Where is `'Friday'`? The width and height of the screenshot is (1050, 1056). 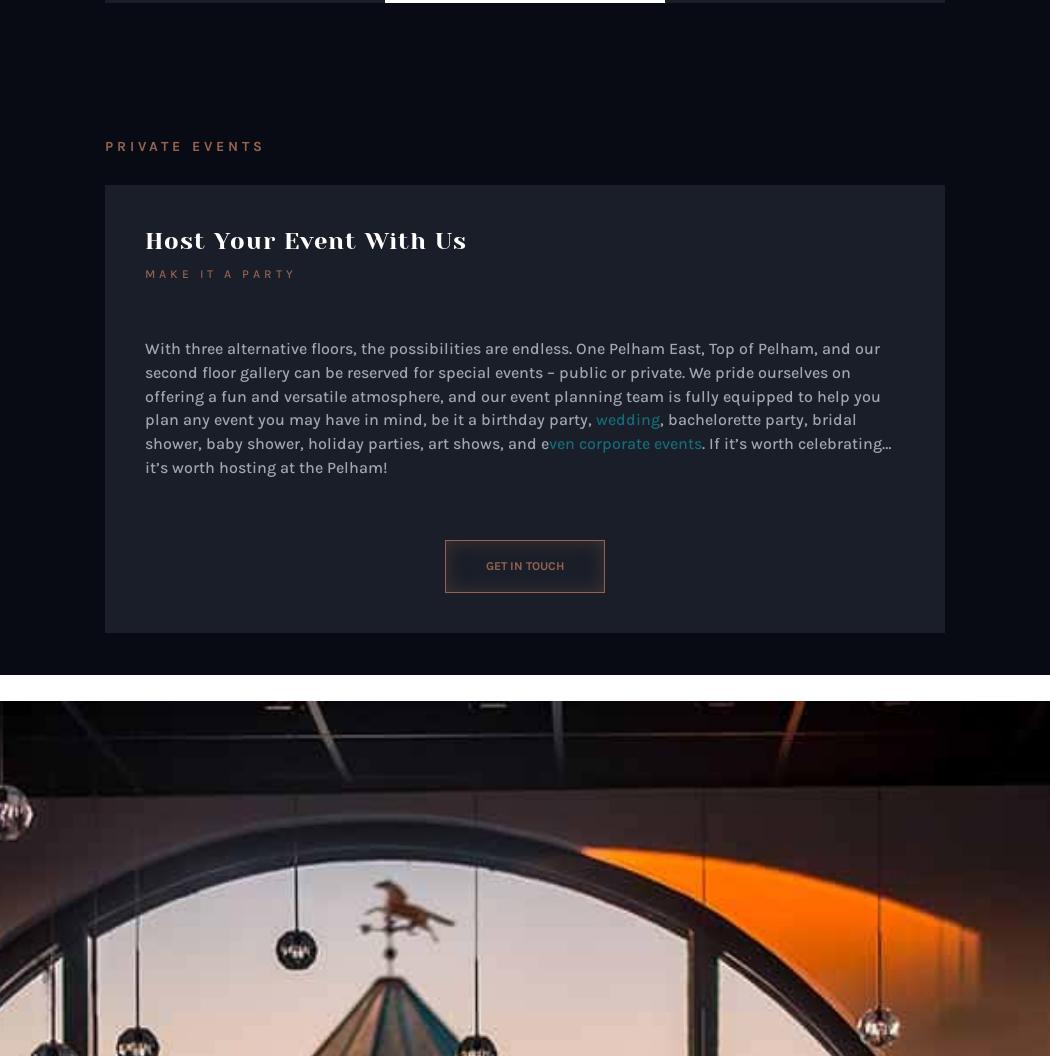 'Friday' is located at coordinates (145, 997).